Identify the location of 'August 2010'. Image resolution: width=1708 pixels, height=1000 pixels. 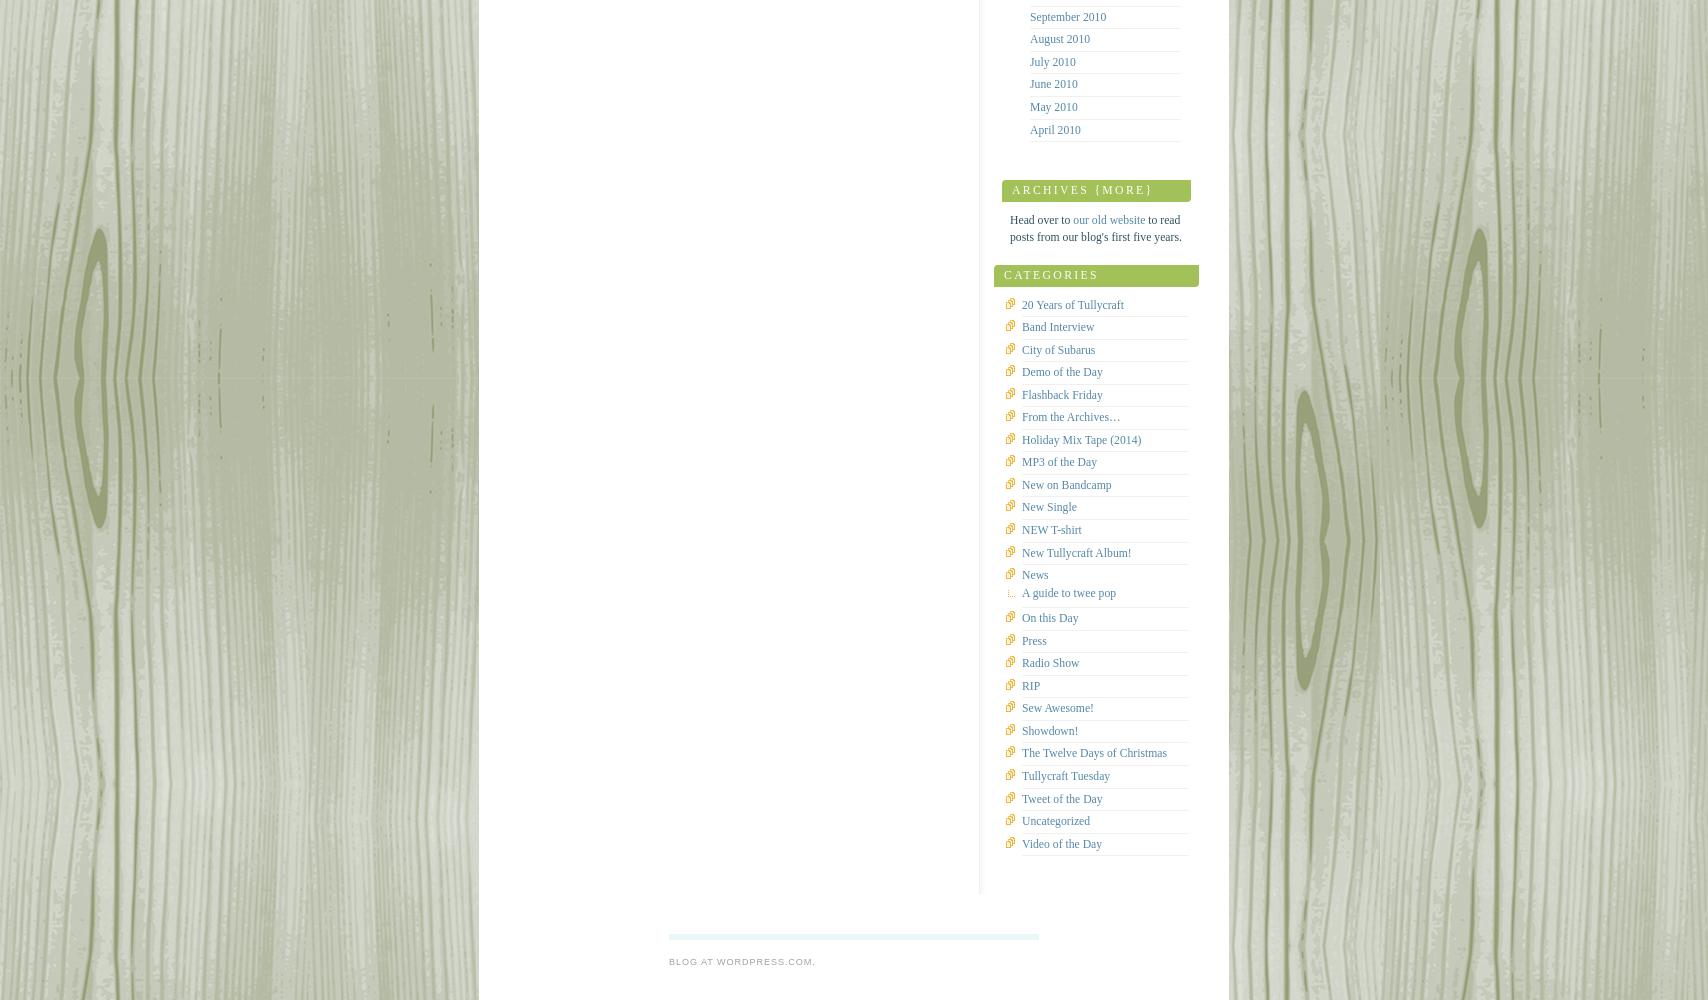
(1059, 39).